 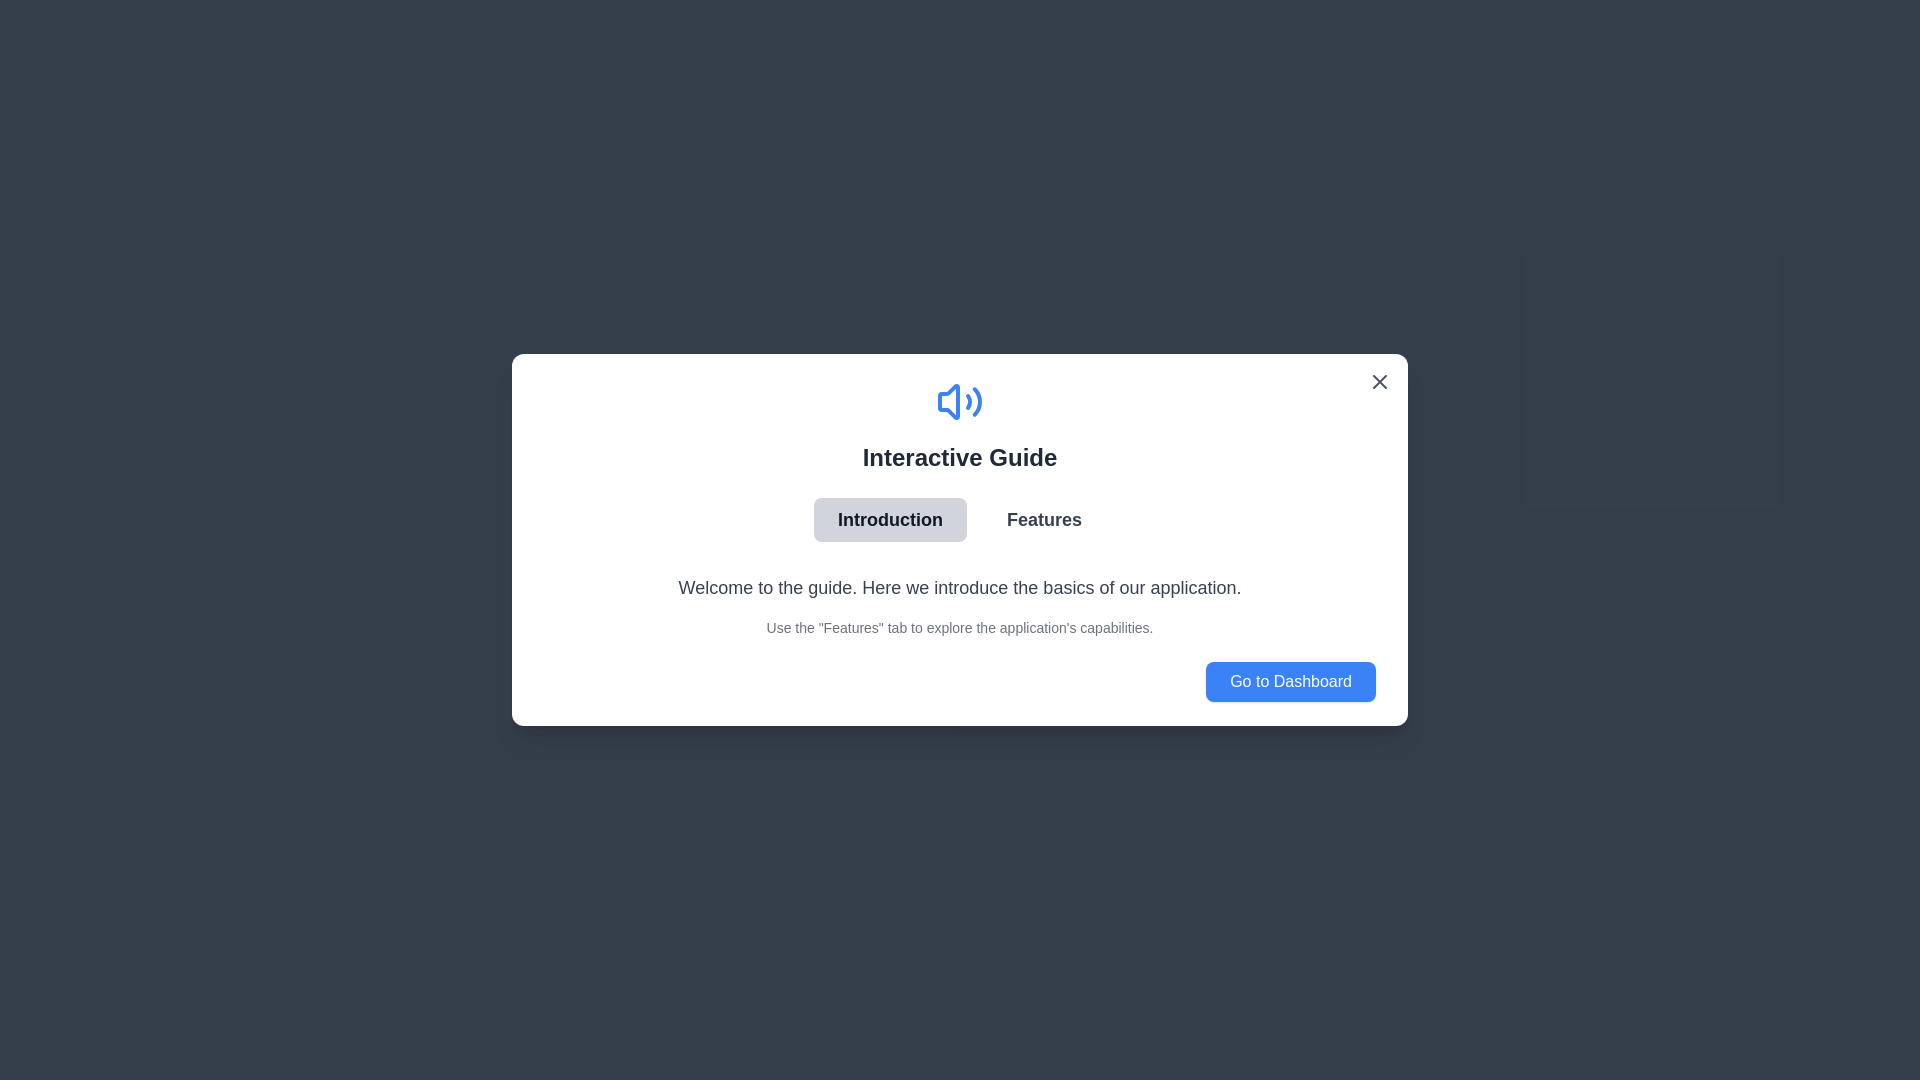 What do you see at coordinates (960, 424) in the screenshot?
I see `the blue volume icon above the text 'Interactive Guide' in the centered header of the pop-up card interface` at bounding box center [960, 424].